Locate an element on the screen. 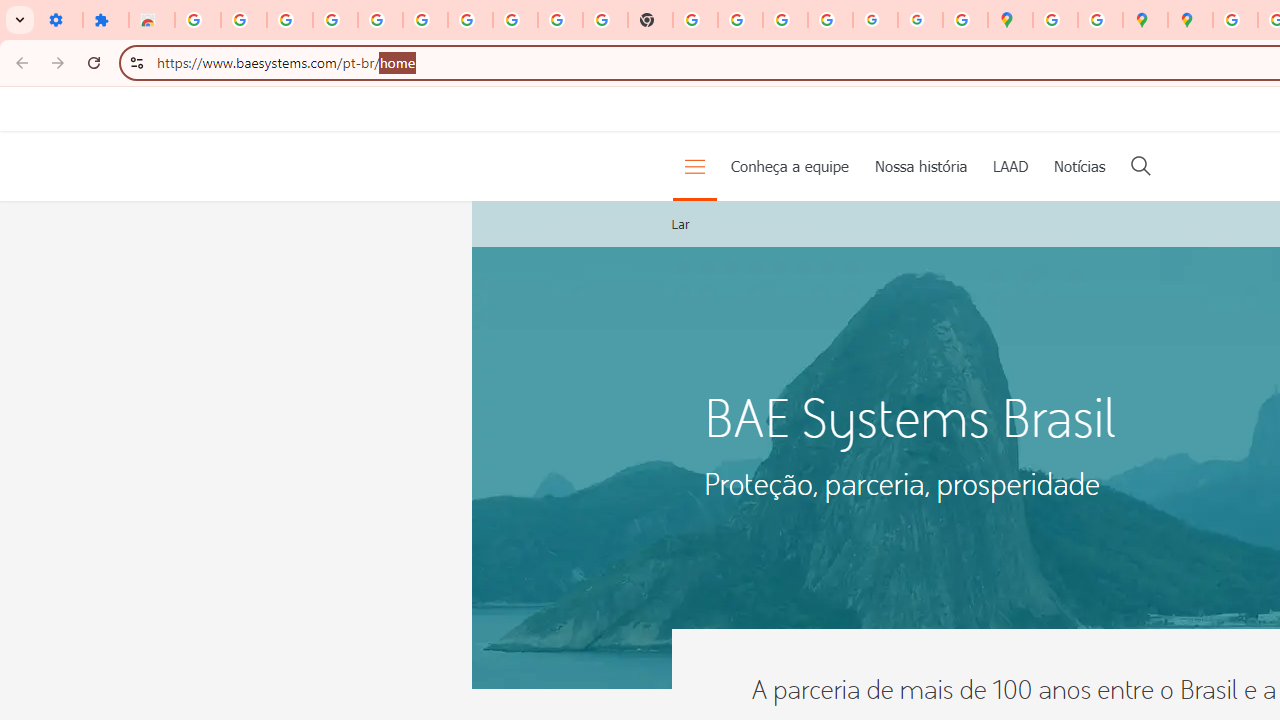 The image size is (1280, 720). 'Learn how to find your photos - Google Photos Help' is located at coordinates (336, 20).